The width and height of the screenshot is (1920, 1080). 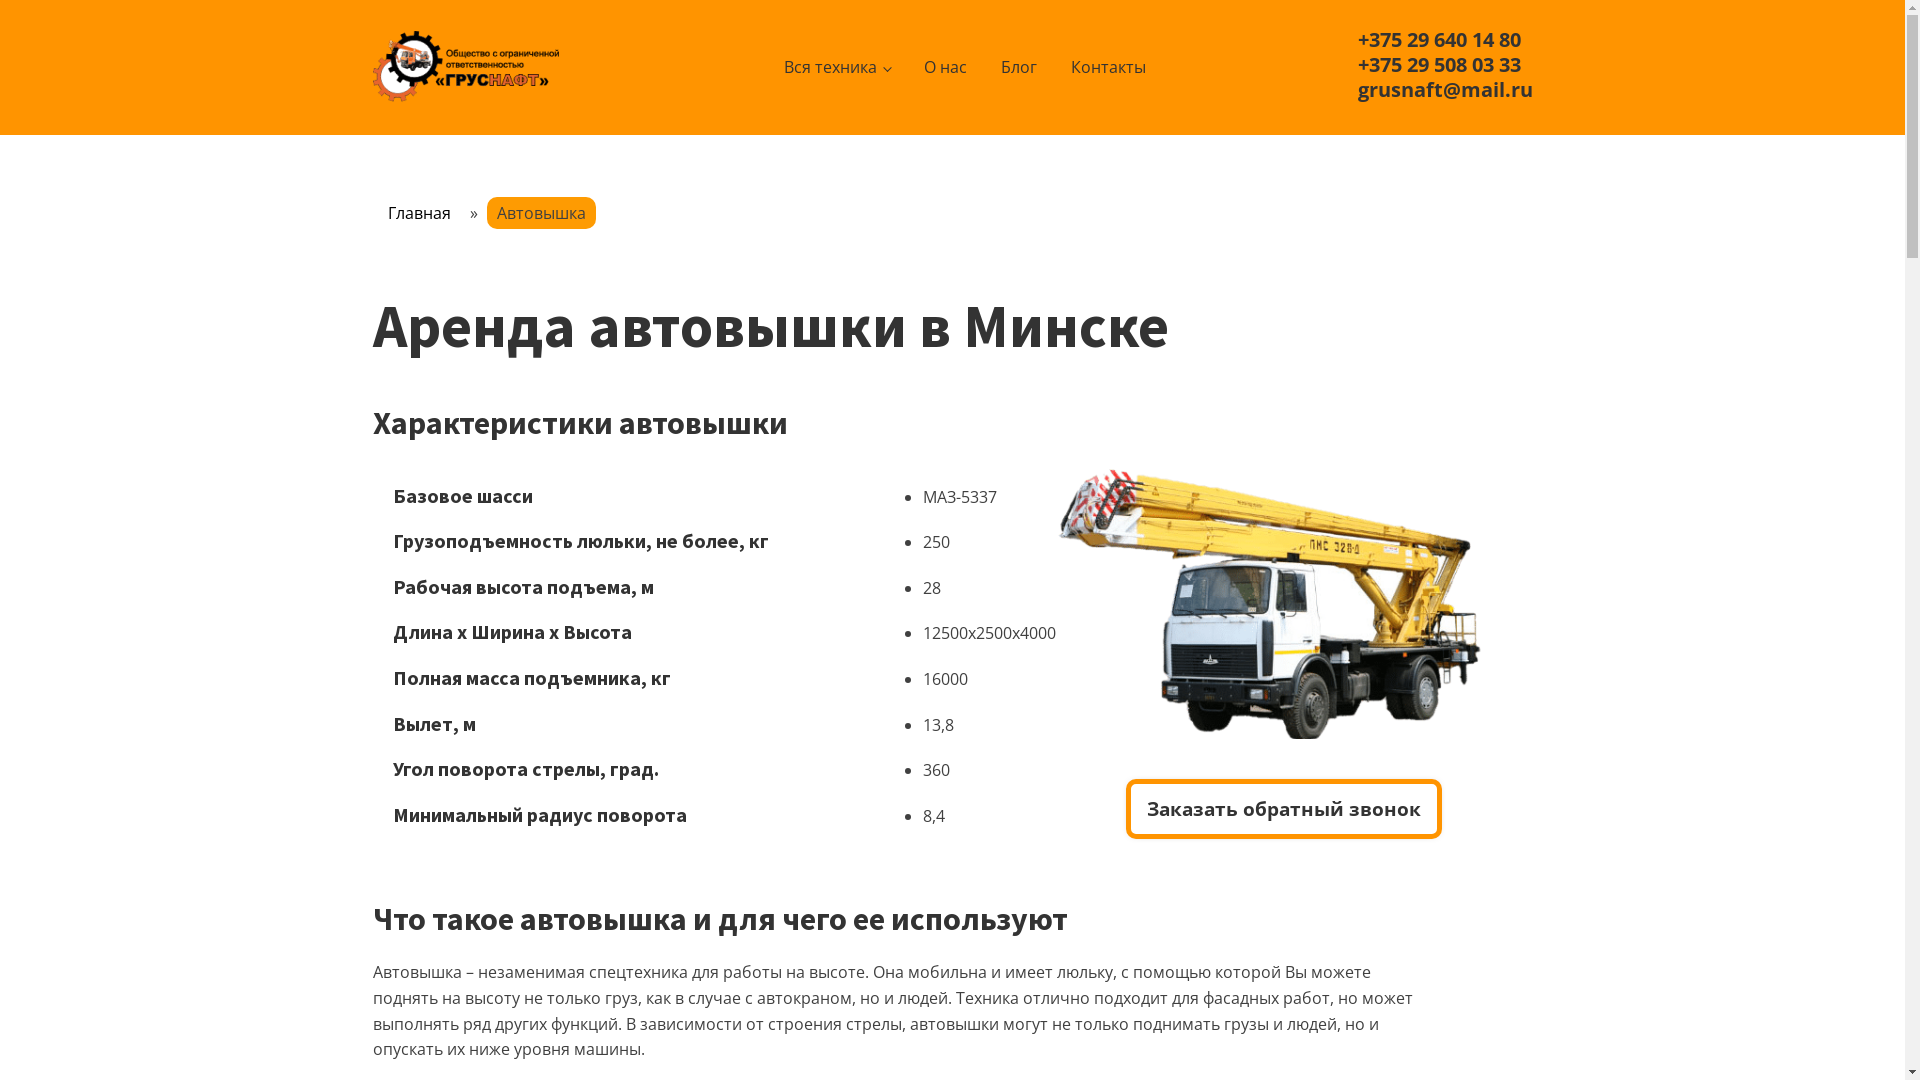 I want to click on '+375 29 640 14 80', so click(x=1438, y=39).